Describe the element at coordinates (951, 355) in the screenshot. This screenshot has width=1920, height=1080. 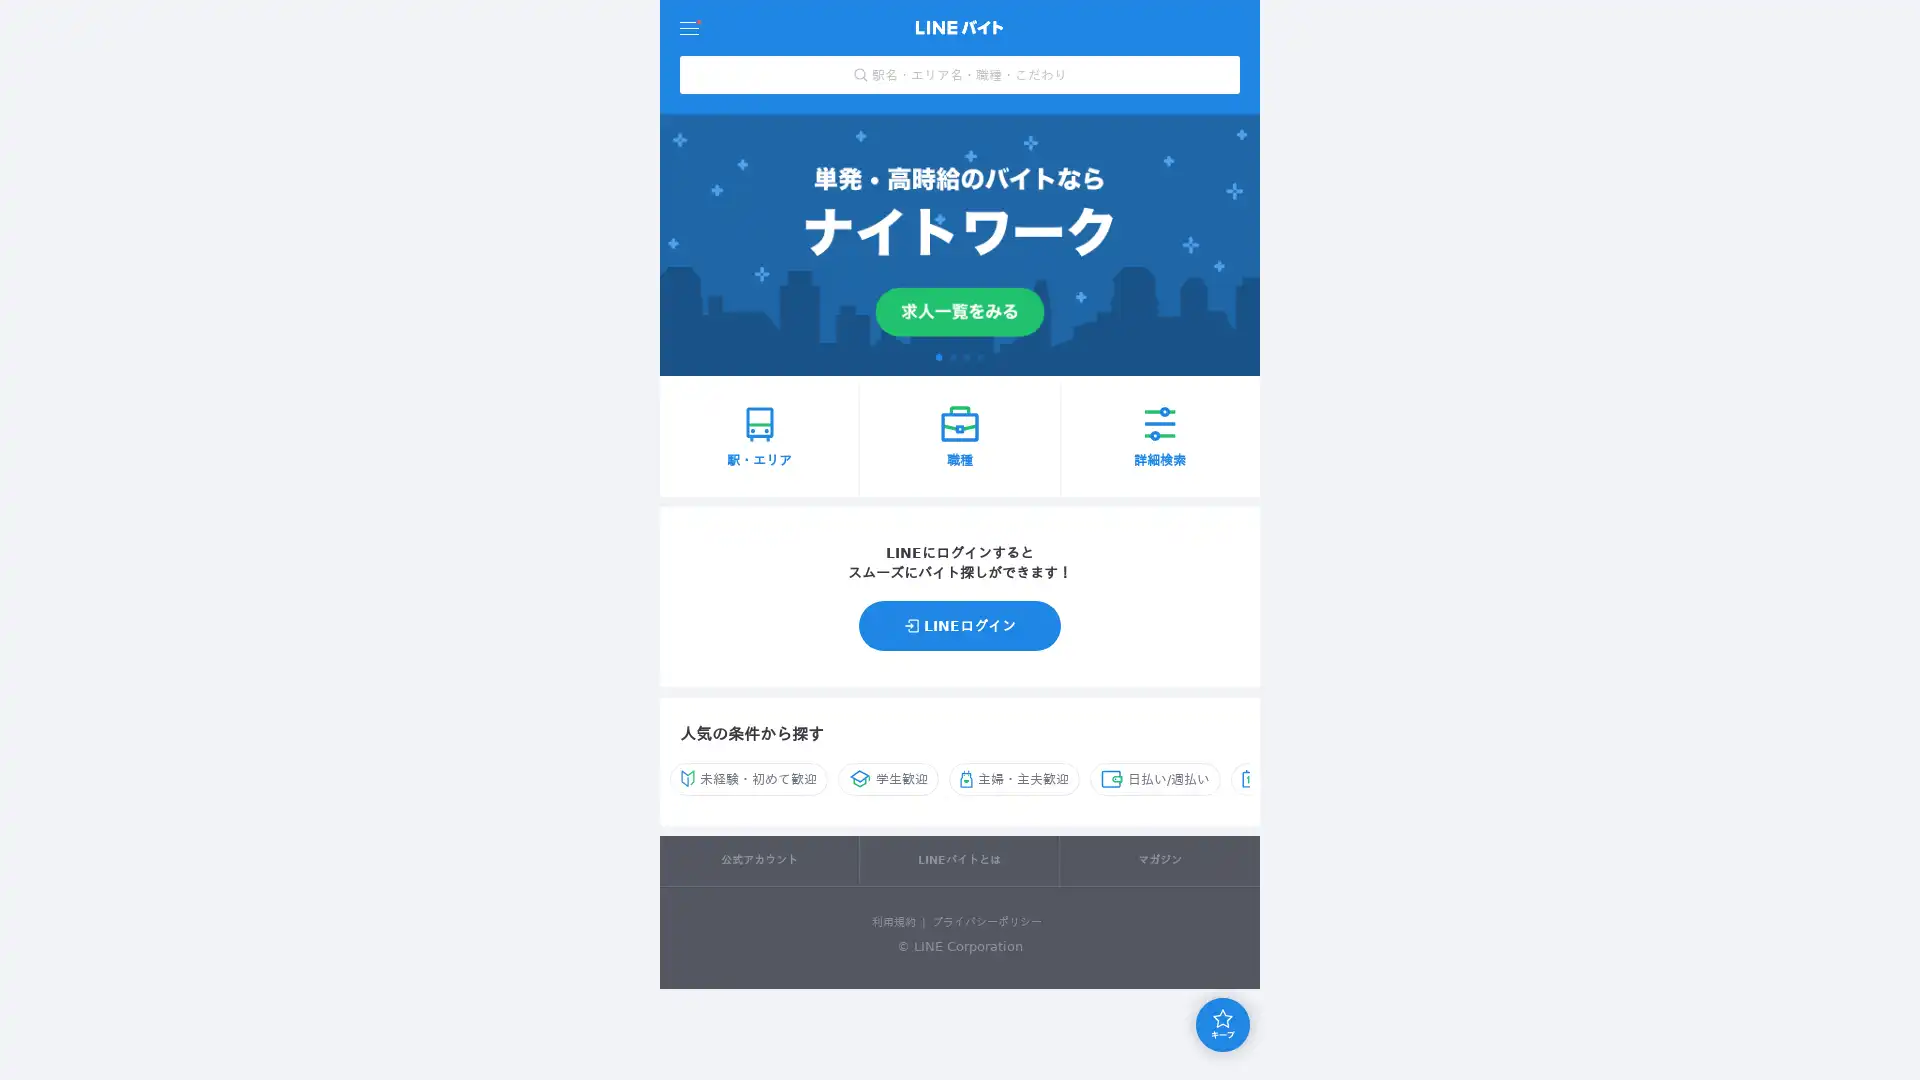
I see `2` at that location.